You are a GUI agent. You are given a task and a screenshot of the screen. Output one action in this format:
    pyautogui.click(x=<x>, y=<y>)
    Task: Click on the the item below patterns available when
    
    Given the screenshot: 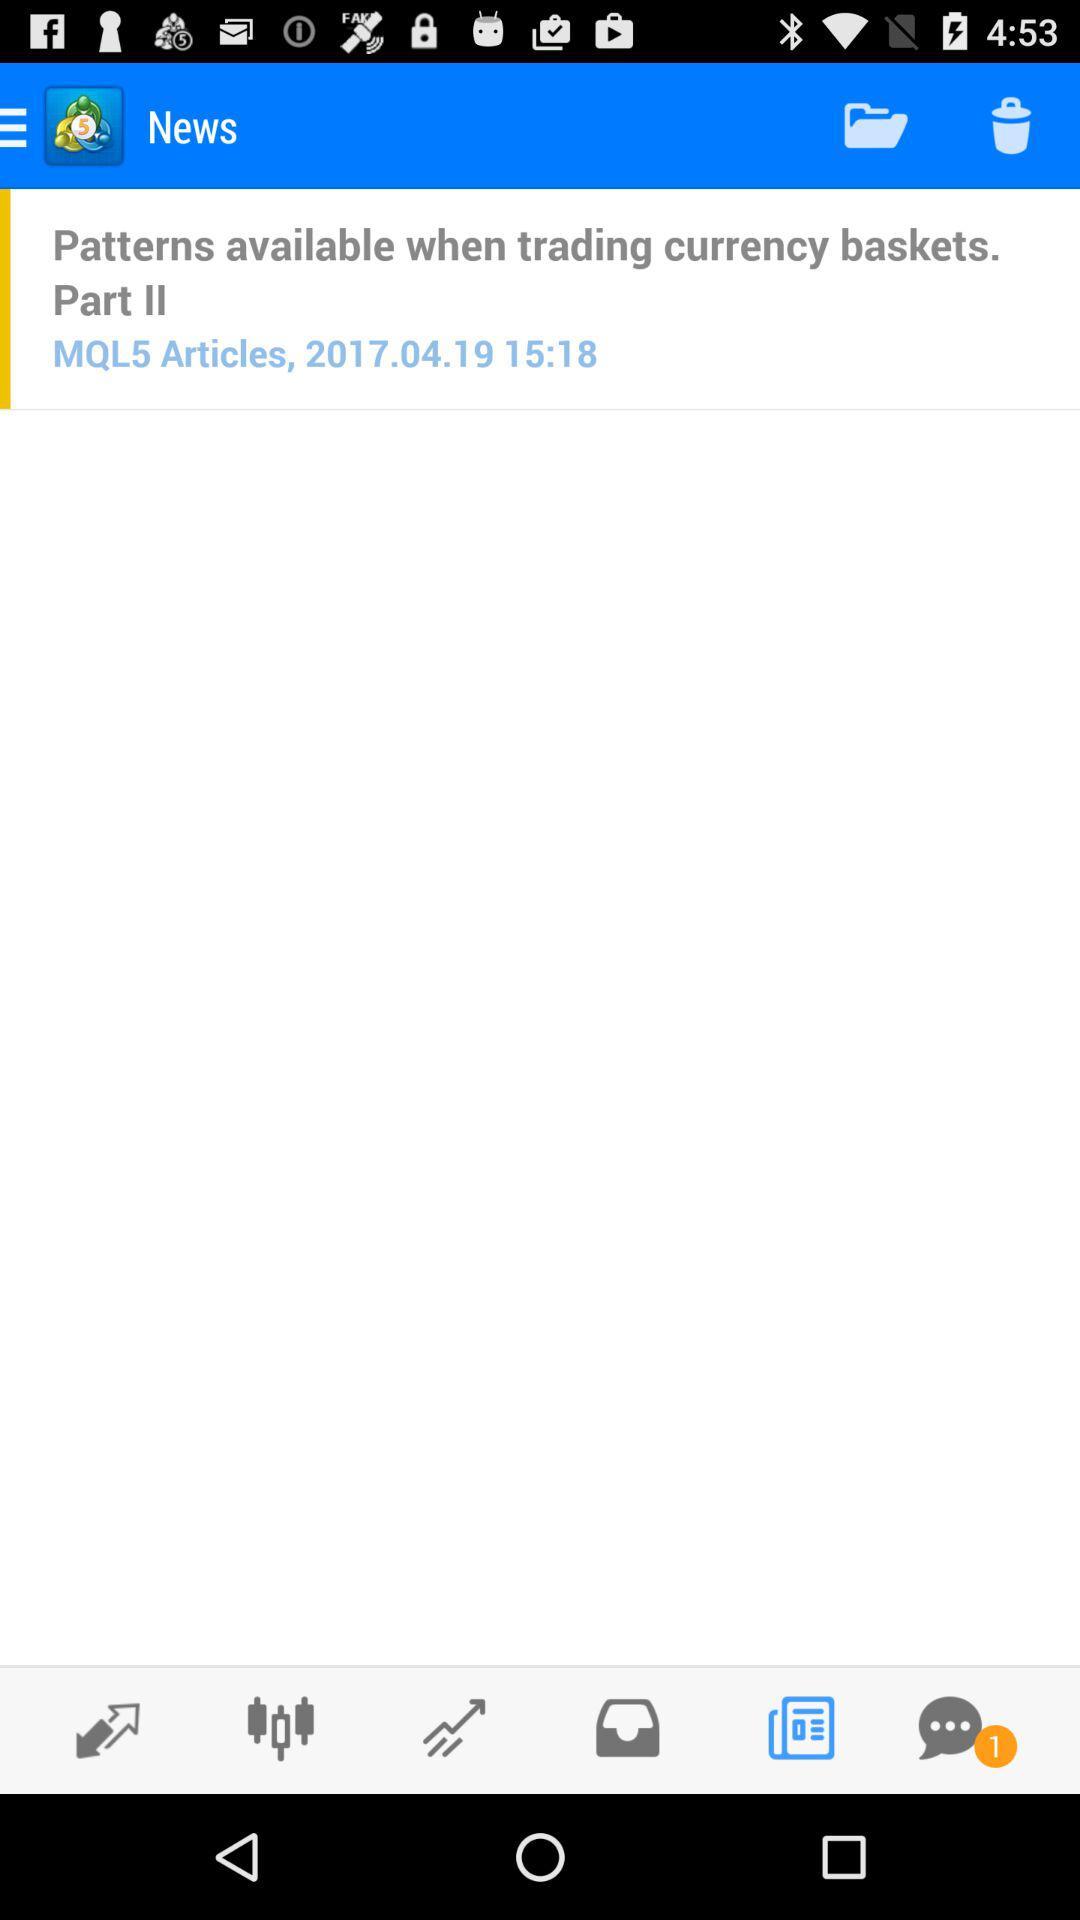 What is the action you would take?
    pyautogui.click(x=324, y=352)
    